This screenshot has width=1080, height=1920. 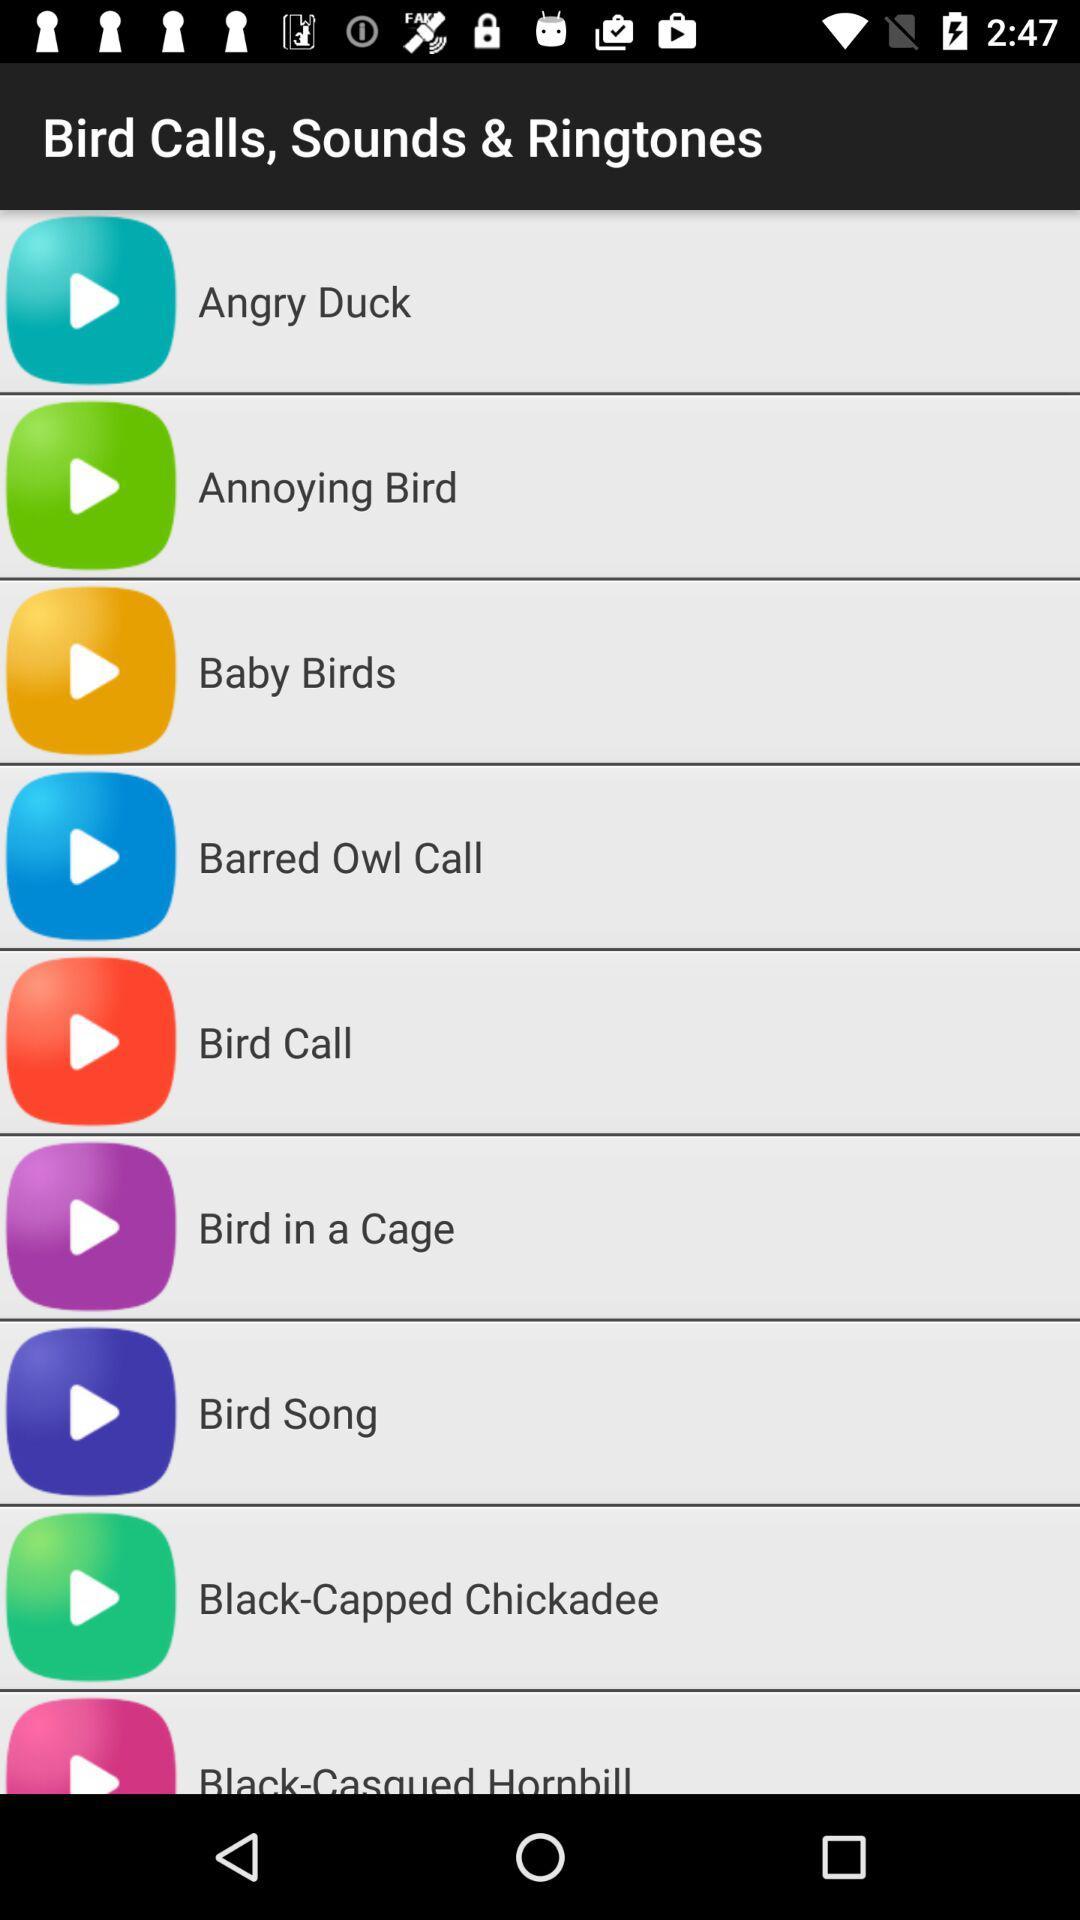 I want to click on annoying bird app, so click(x=631, y=486).